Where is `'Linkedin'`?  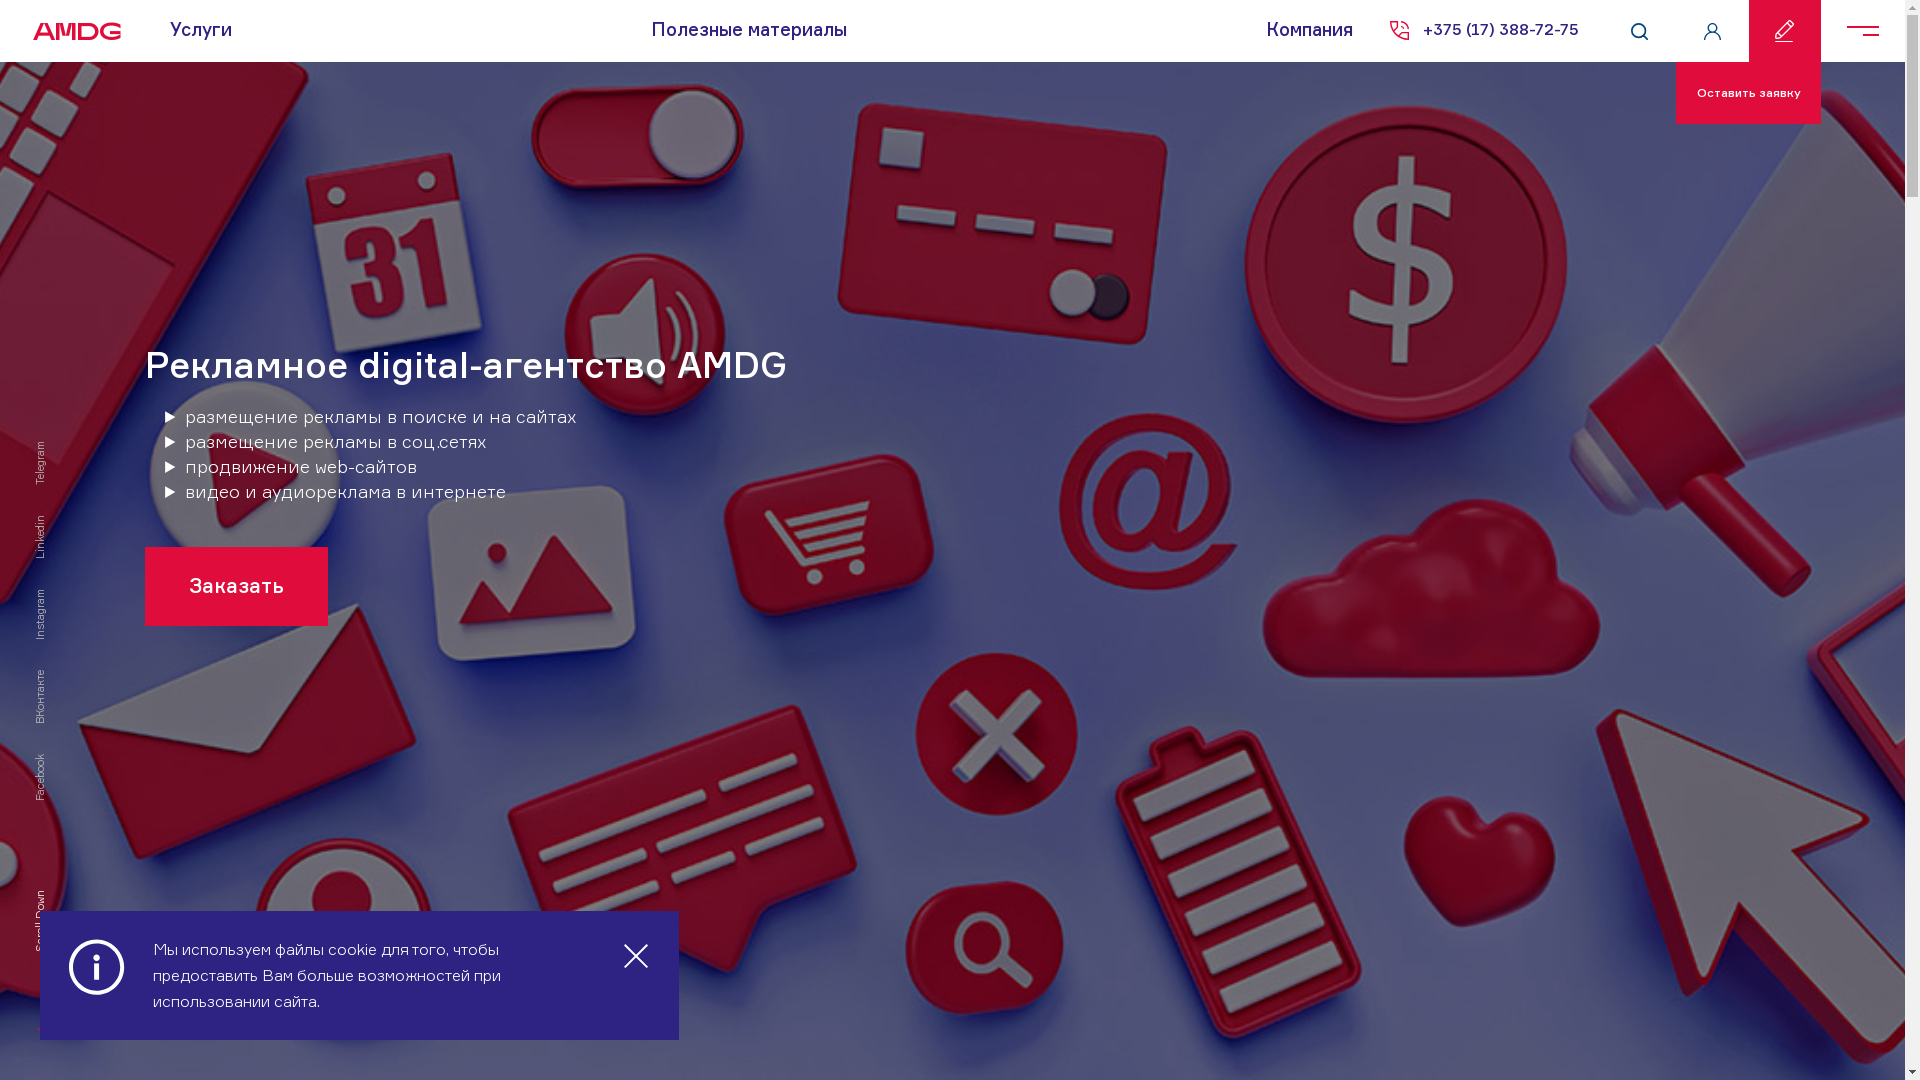 'Linkedin' is located at coordinates (54, 520).